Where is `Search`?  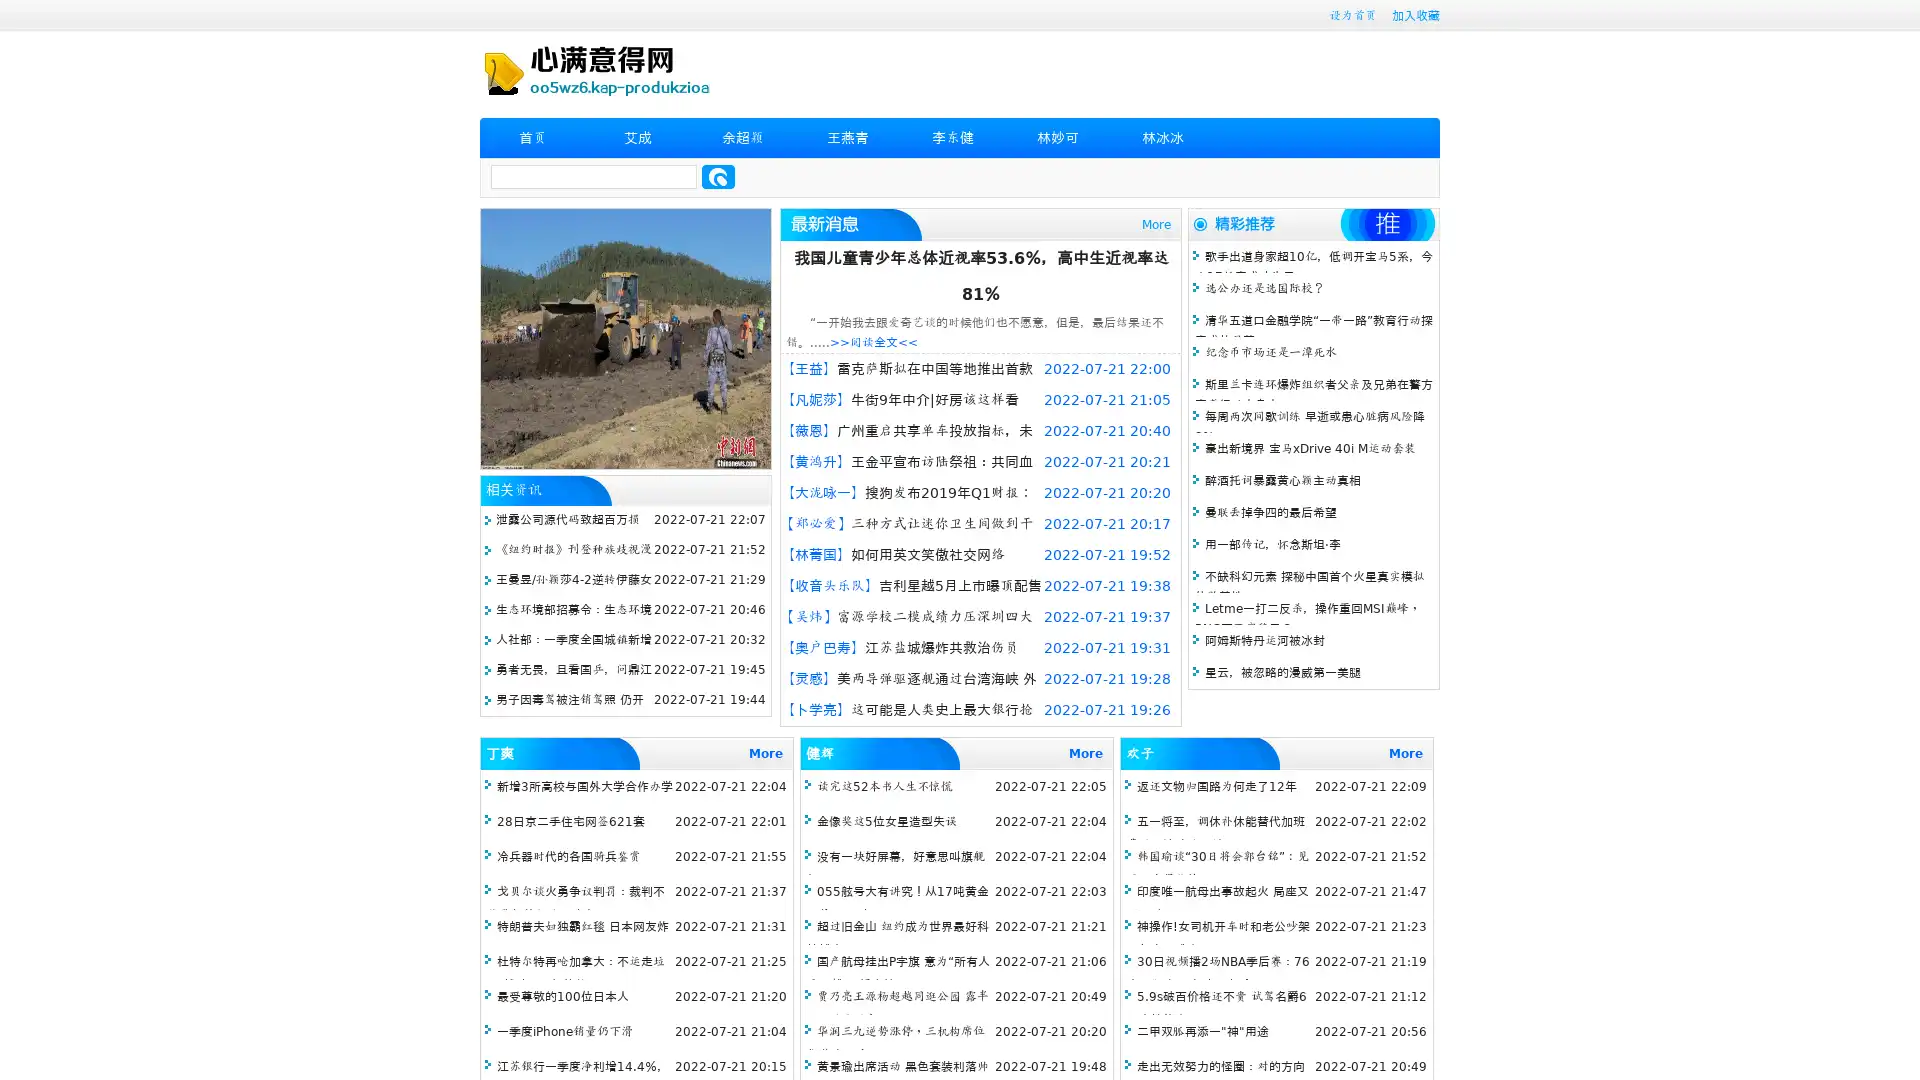 Search is located at coordinates (718, 176).